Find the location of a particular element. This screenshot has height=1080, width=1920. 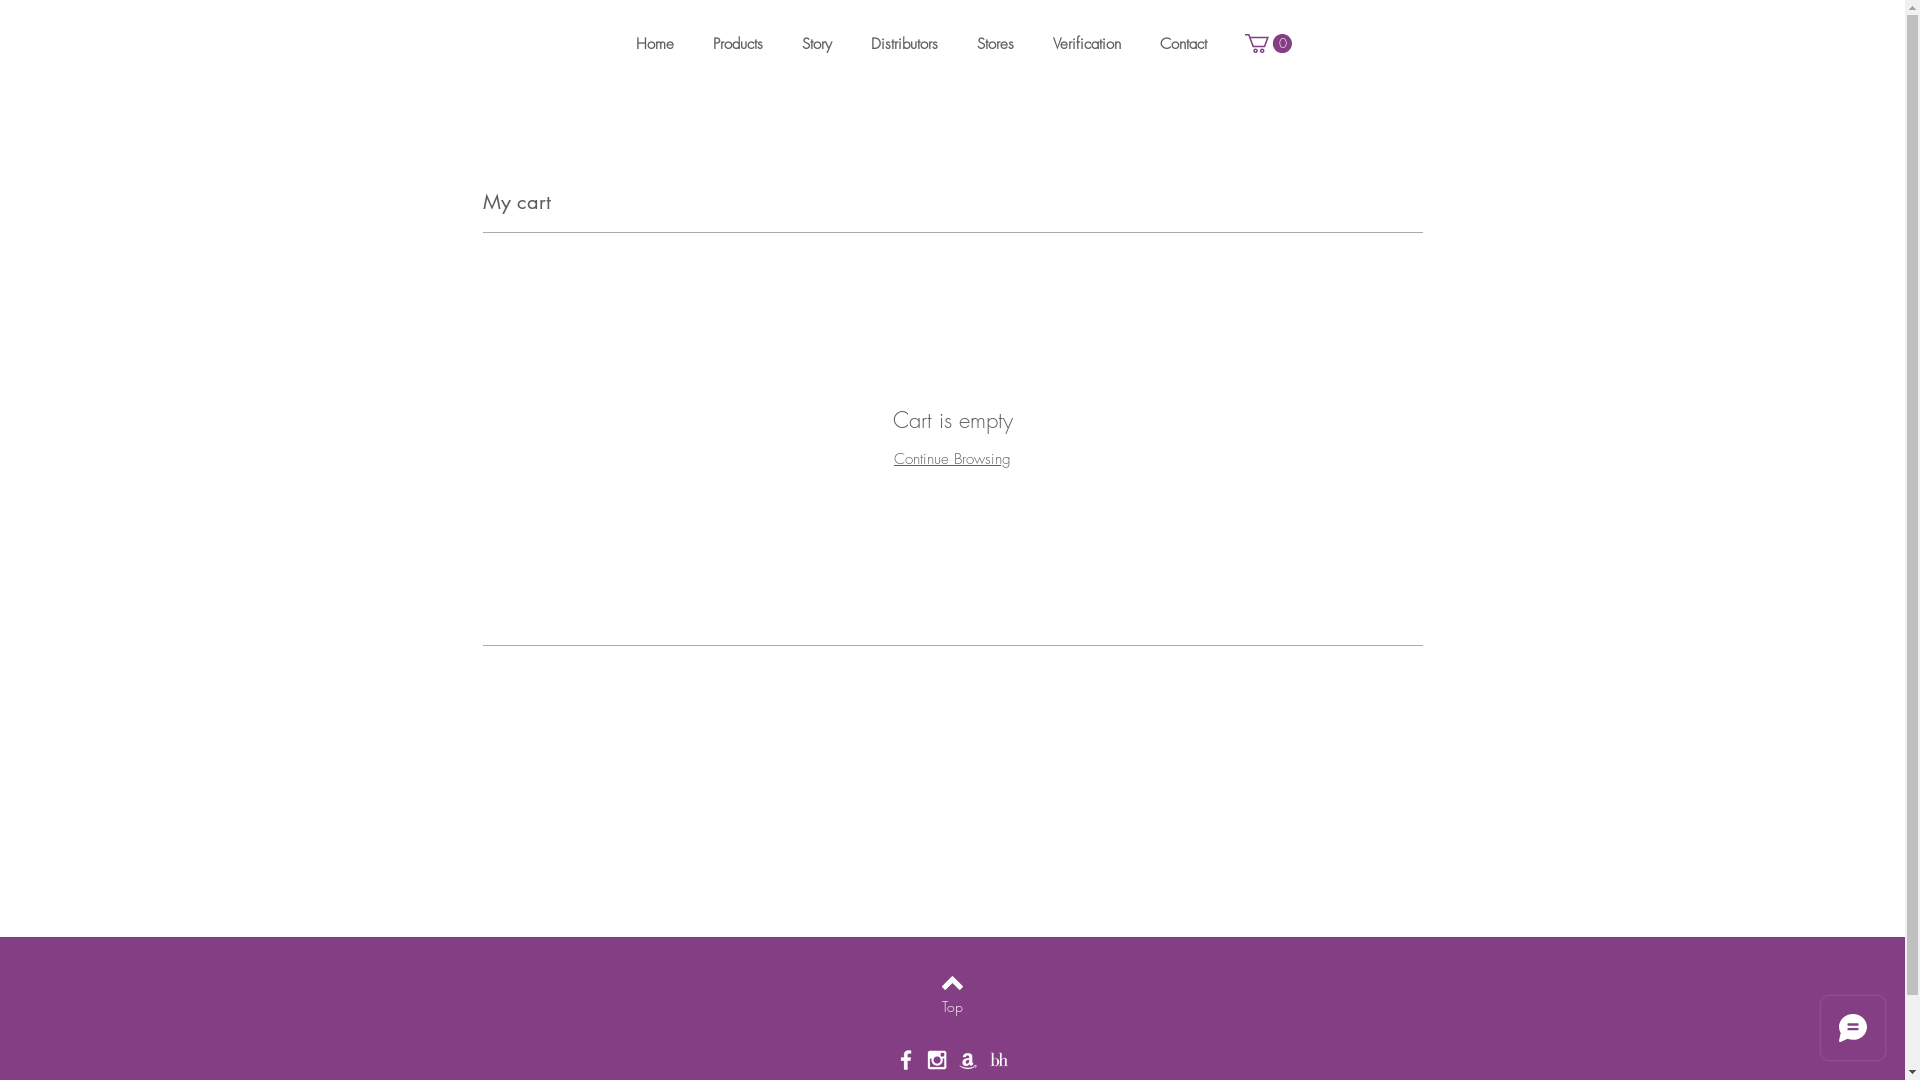

'Story' is located at coordinates (821, 44).